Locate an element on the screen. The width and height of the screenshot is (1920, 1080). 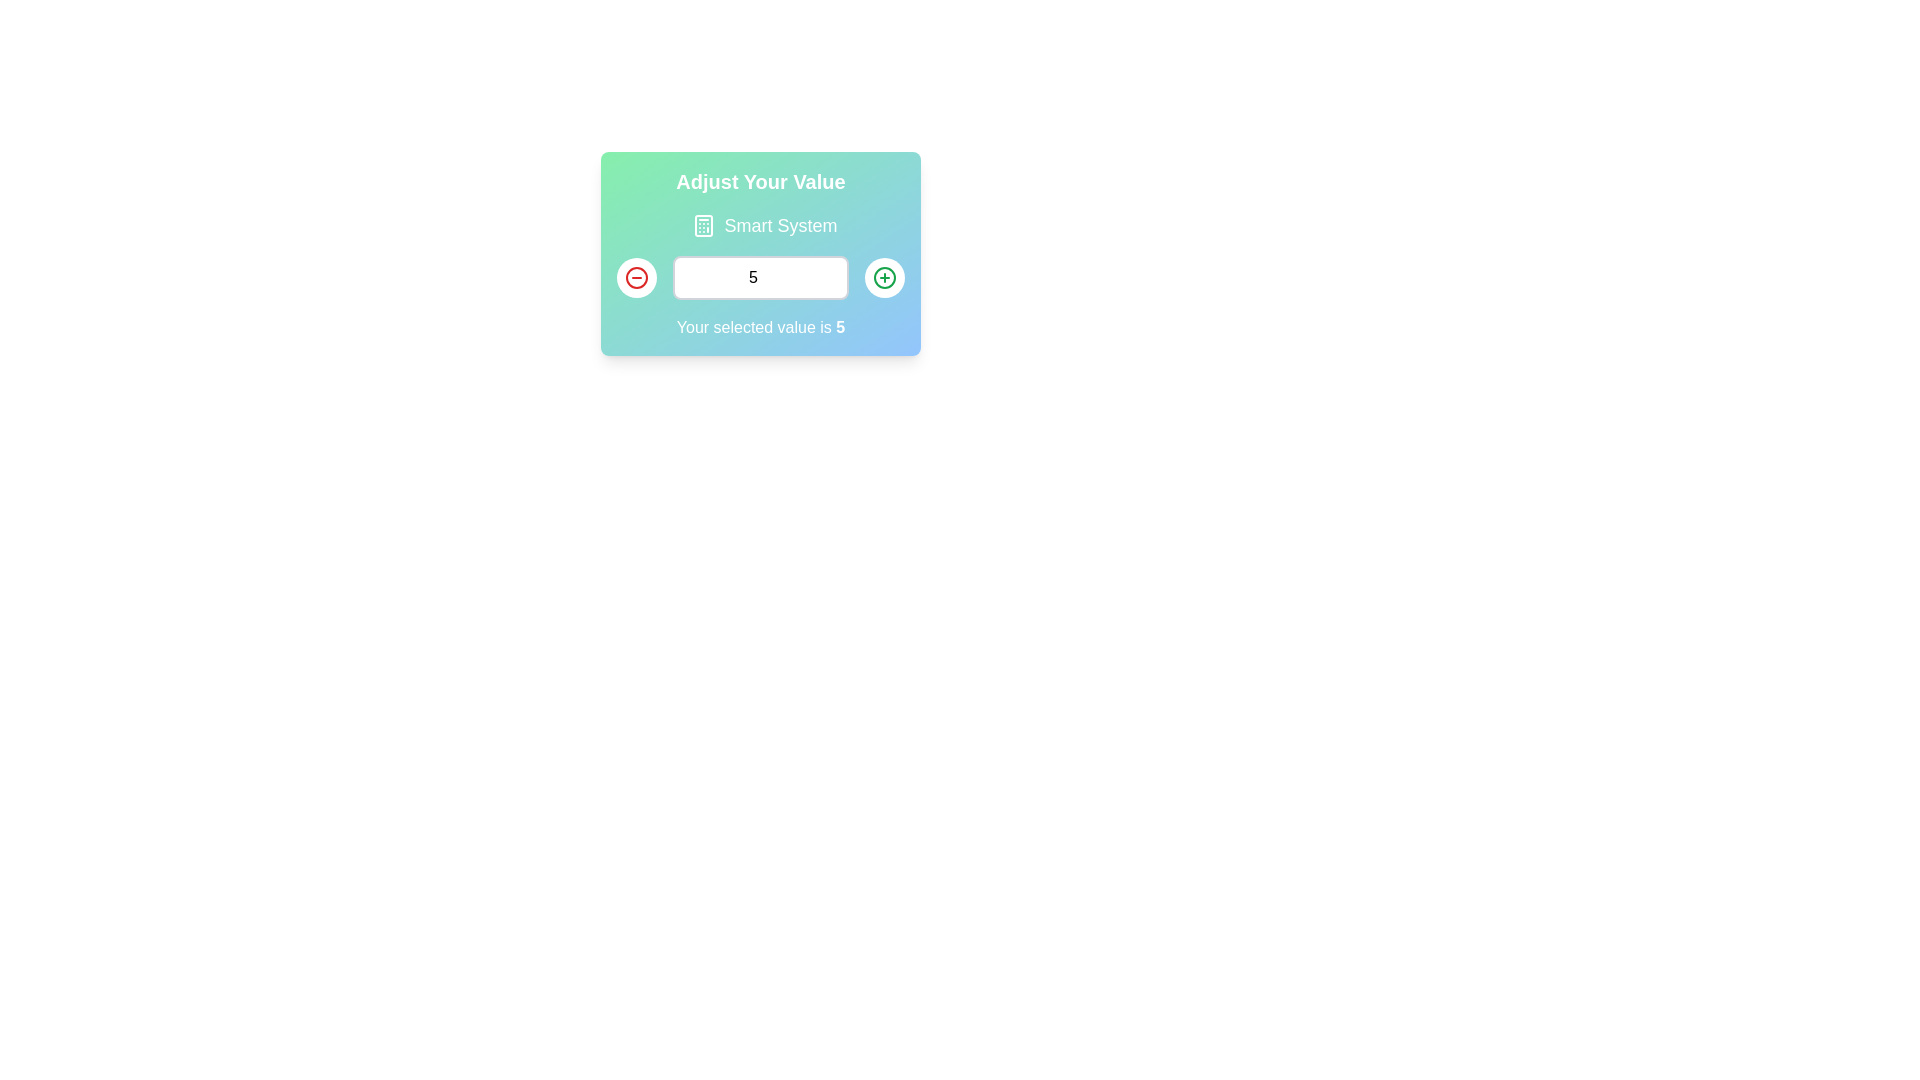
the third circular button with a '+' symbol to increment the value is located at coordinates (883, 277).